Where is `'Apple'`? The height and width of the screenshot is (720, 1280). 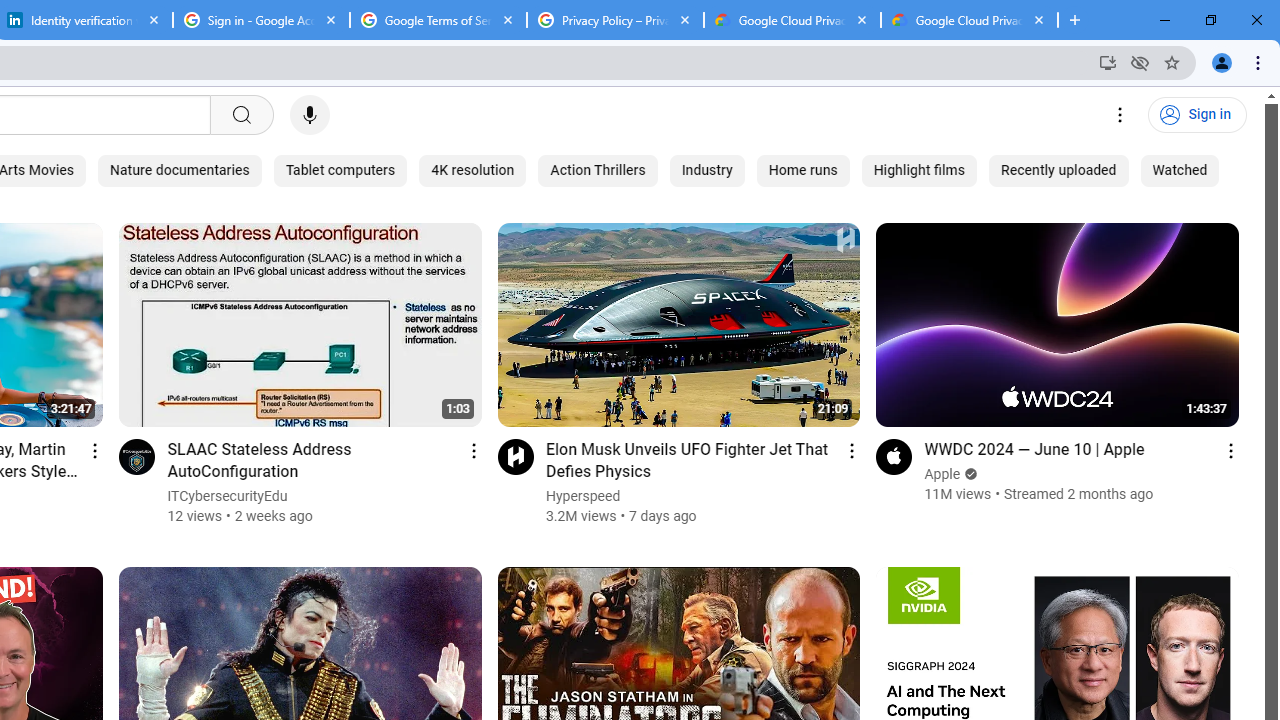
'Apple' is located at coordinates (942, 474).